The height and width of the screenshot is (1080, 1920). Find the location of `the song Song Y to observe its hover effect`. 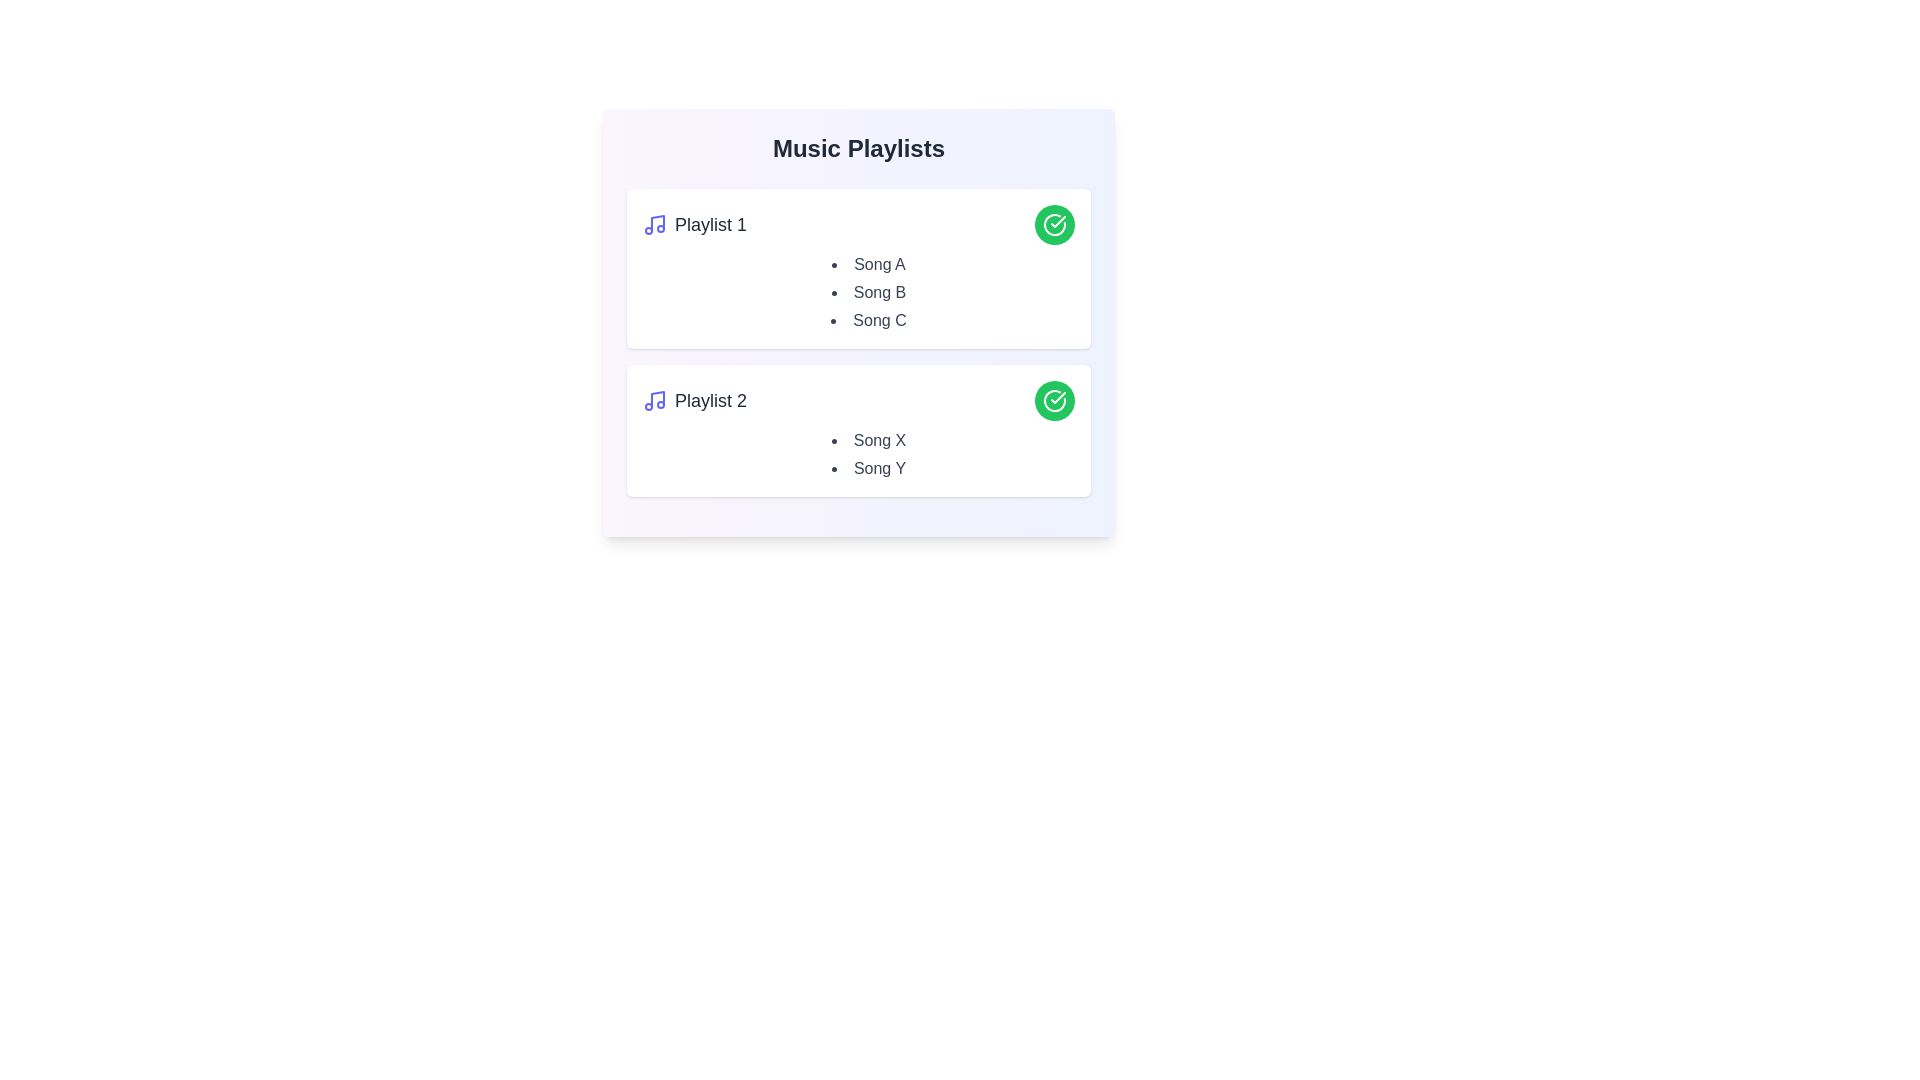

the song Song Y to observe its hover effect is located at coordinates (868, 469).